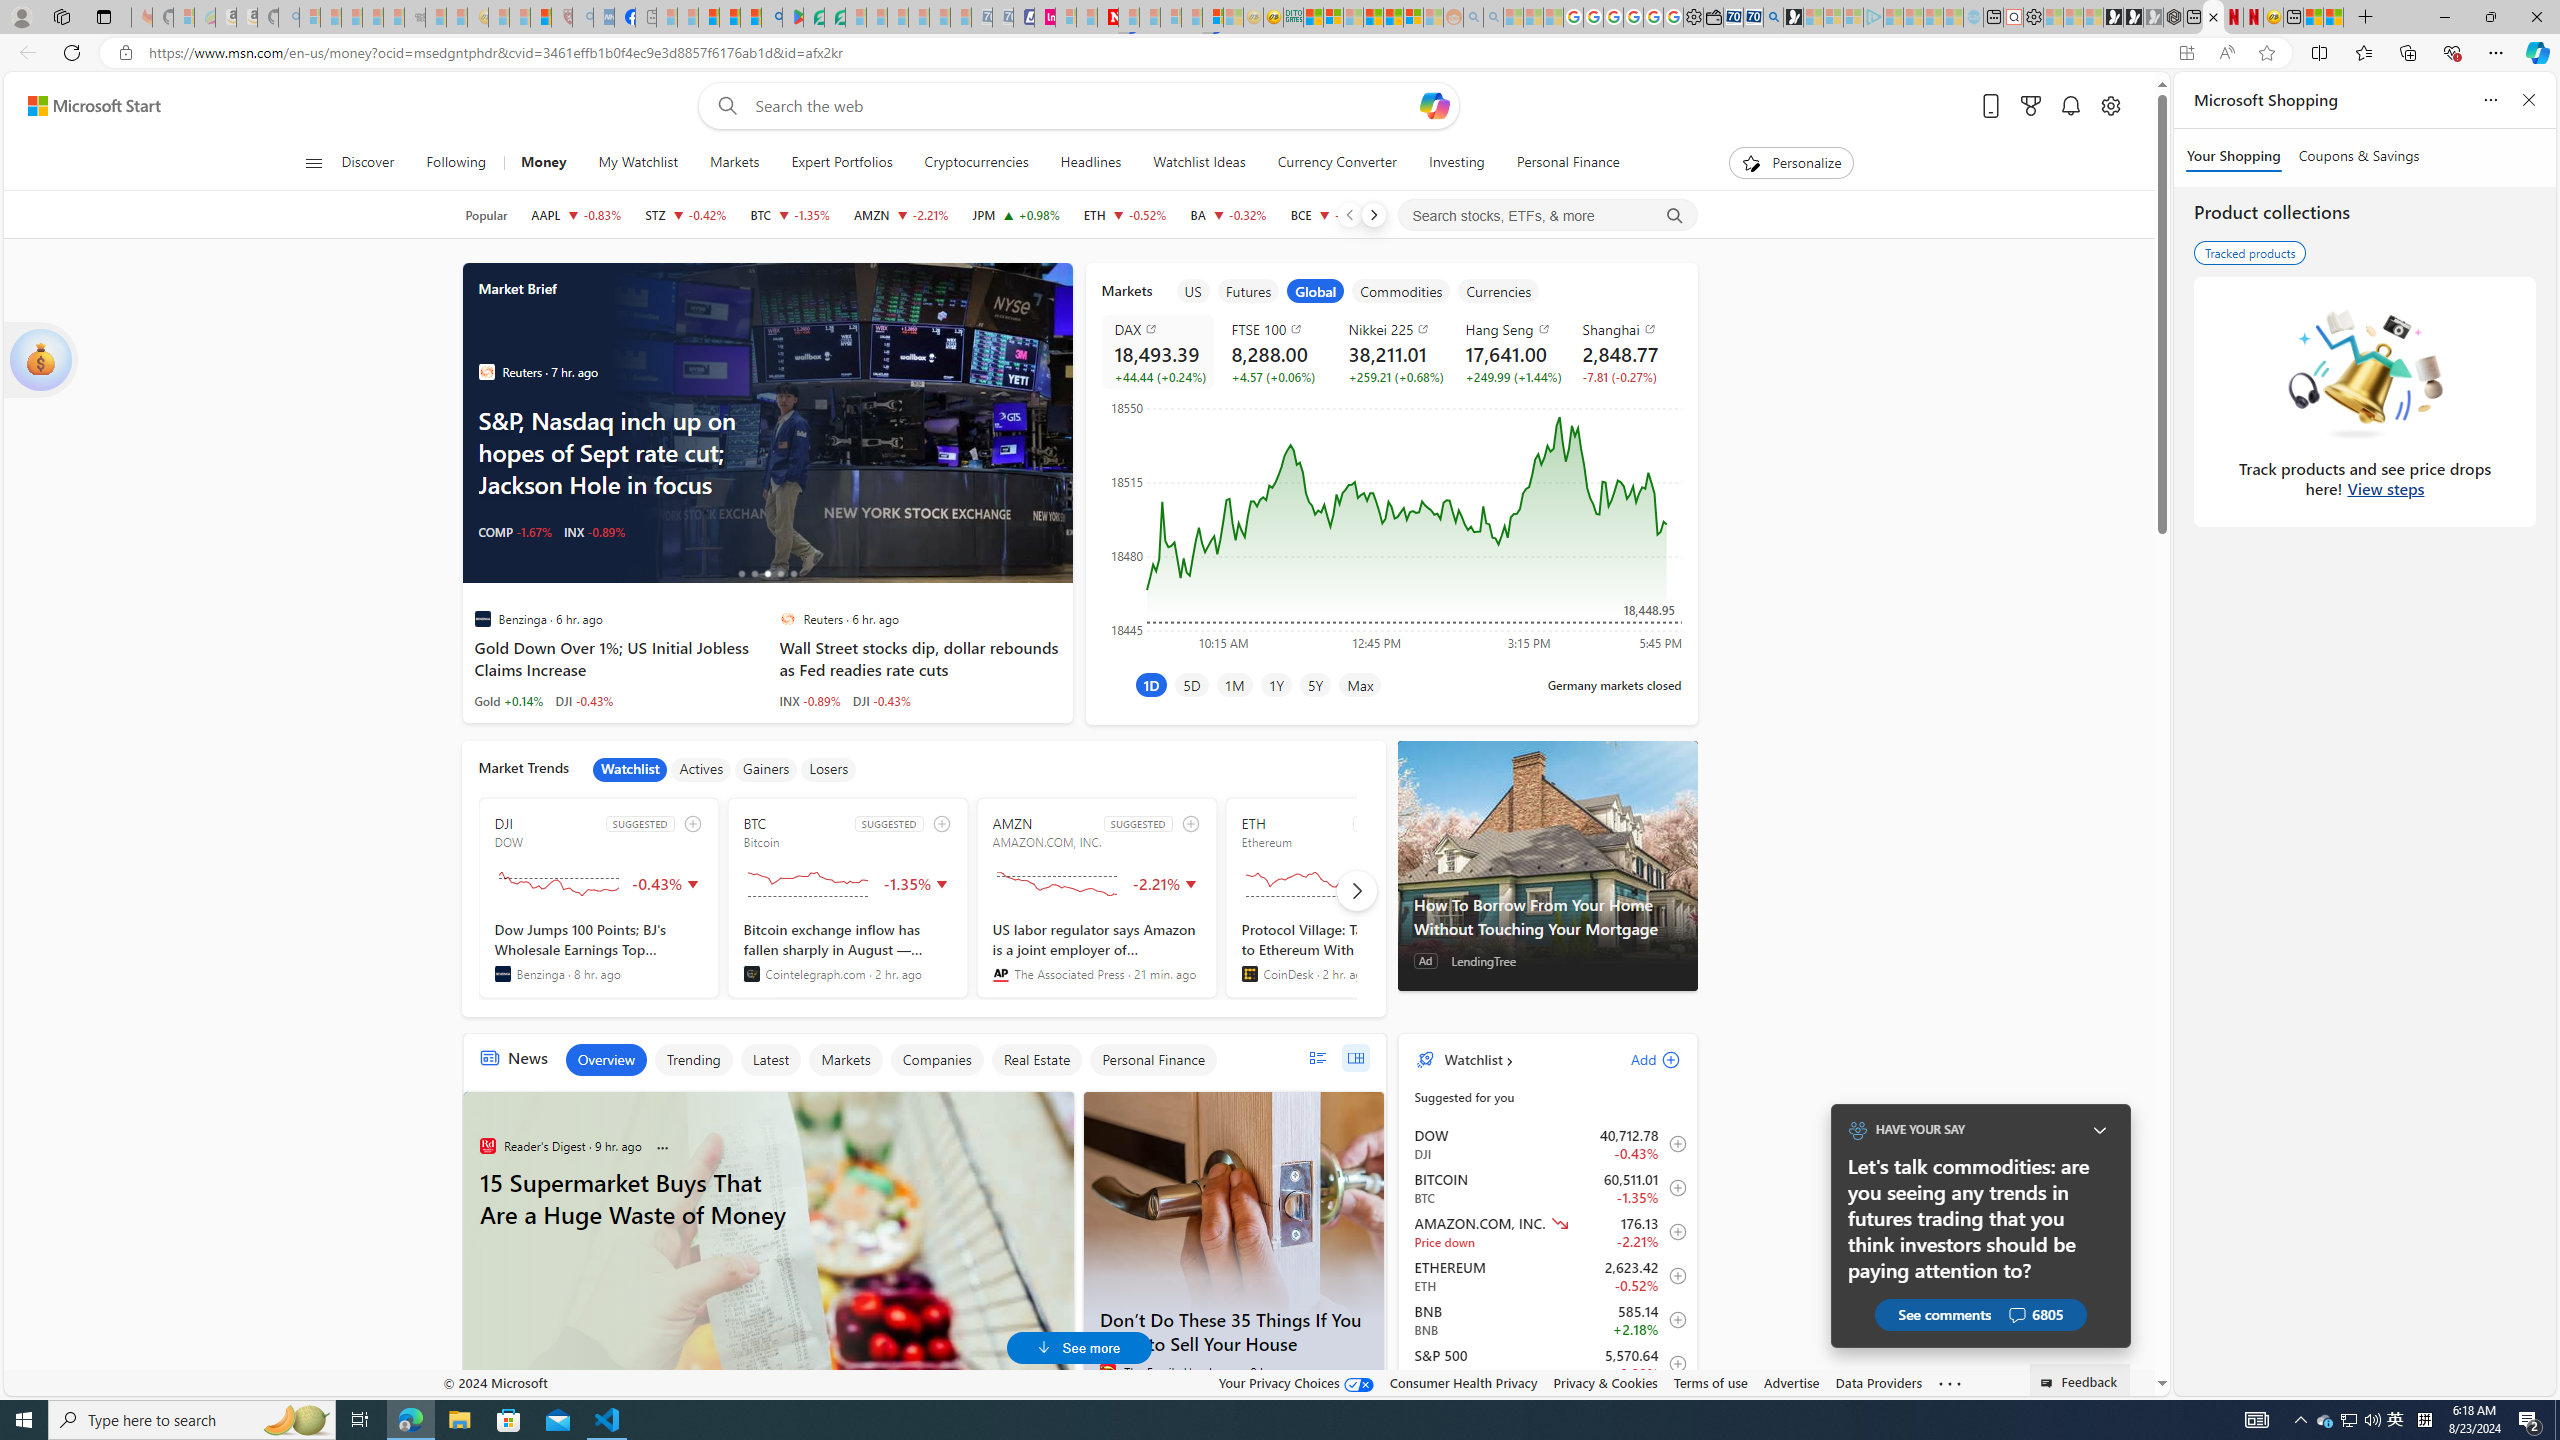 The width and height of the screenshot is (2560, 1440). What do you see at coordinates (415, 16) in the screenshot?
I see `'Combat Siege'` at bounding box center [415, 16].